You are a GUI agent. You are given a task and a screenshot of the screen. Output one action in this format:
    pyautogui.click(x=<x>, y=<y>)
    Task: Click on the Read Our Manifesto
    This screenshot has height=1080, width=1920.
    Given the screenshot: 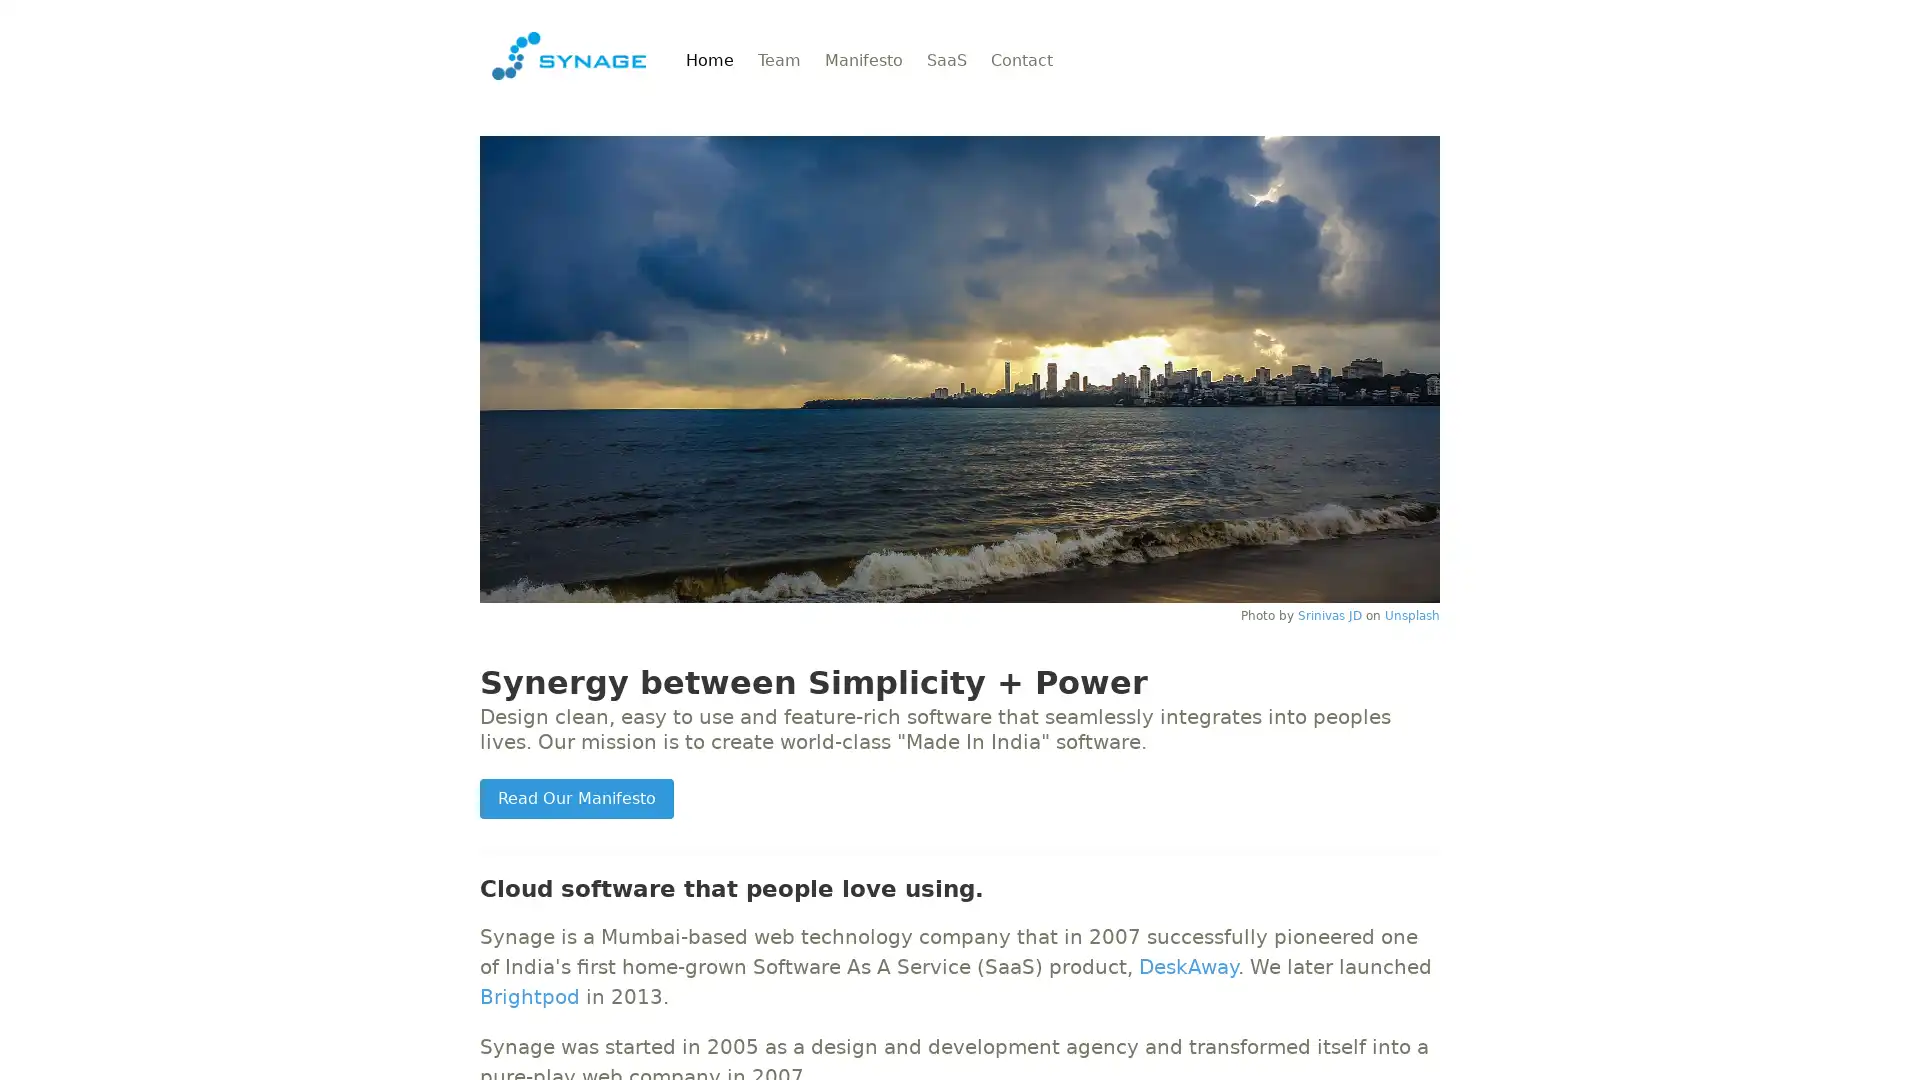 What is the action you would take?
    pyautogui.click(x=575, y=797)
    